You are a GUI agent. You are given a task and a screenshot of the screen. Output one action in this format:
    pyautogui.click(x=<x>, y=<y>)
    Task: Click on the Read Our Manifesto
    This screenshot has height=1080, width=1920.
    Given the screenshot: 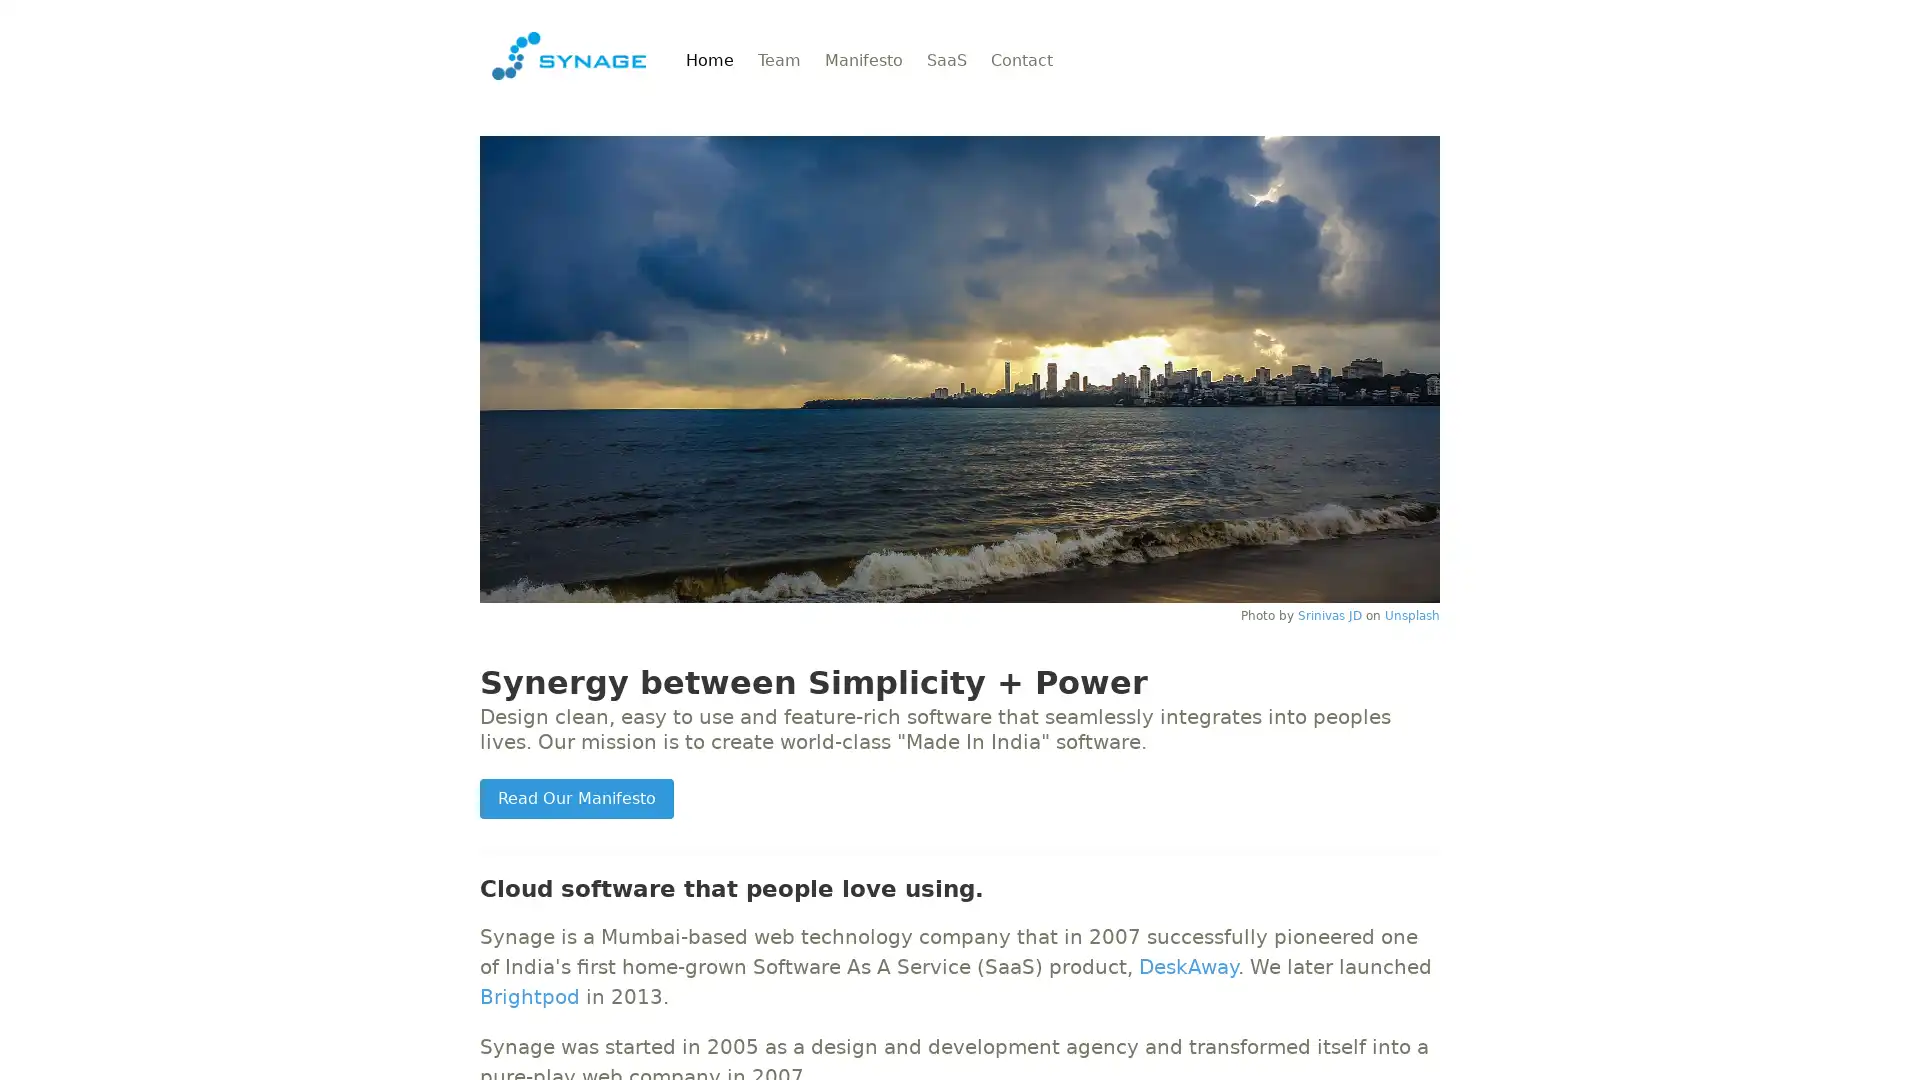 What is the action you would take?
    pyautogui.click(x=575, y=797)
    